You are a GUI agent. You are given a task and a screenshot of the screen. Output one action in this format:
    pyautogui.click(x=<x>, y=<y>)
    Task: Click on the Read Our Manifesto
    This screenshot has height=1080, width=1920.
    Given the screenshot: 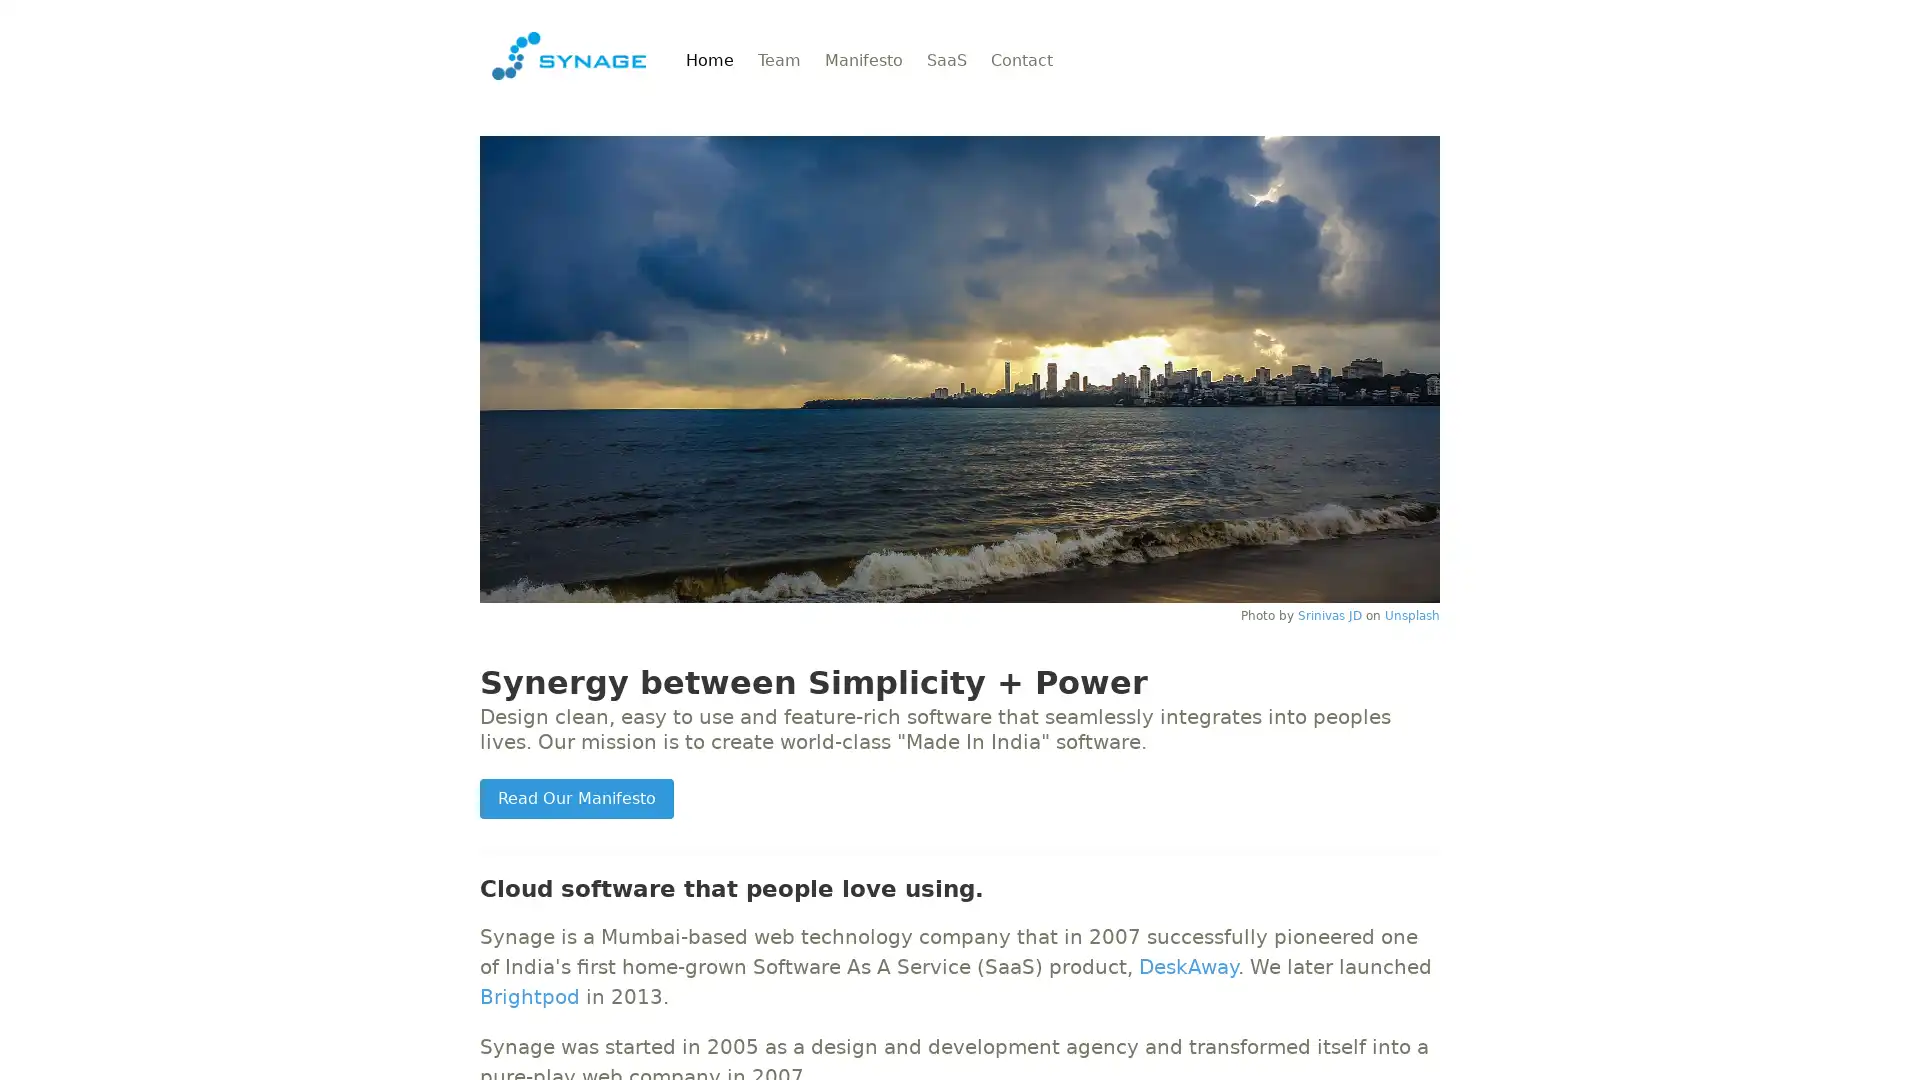 What is the action you would take?
    pyautogui.click(x=575, y=797)
    